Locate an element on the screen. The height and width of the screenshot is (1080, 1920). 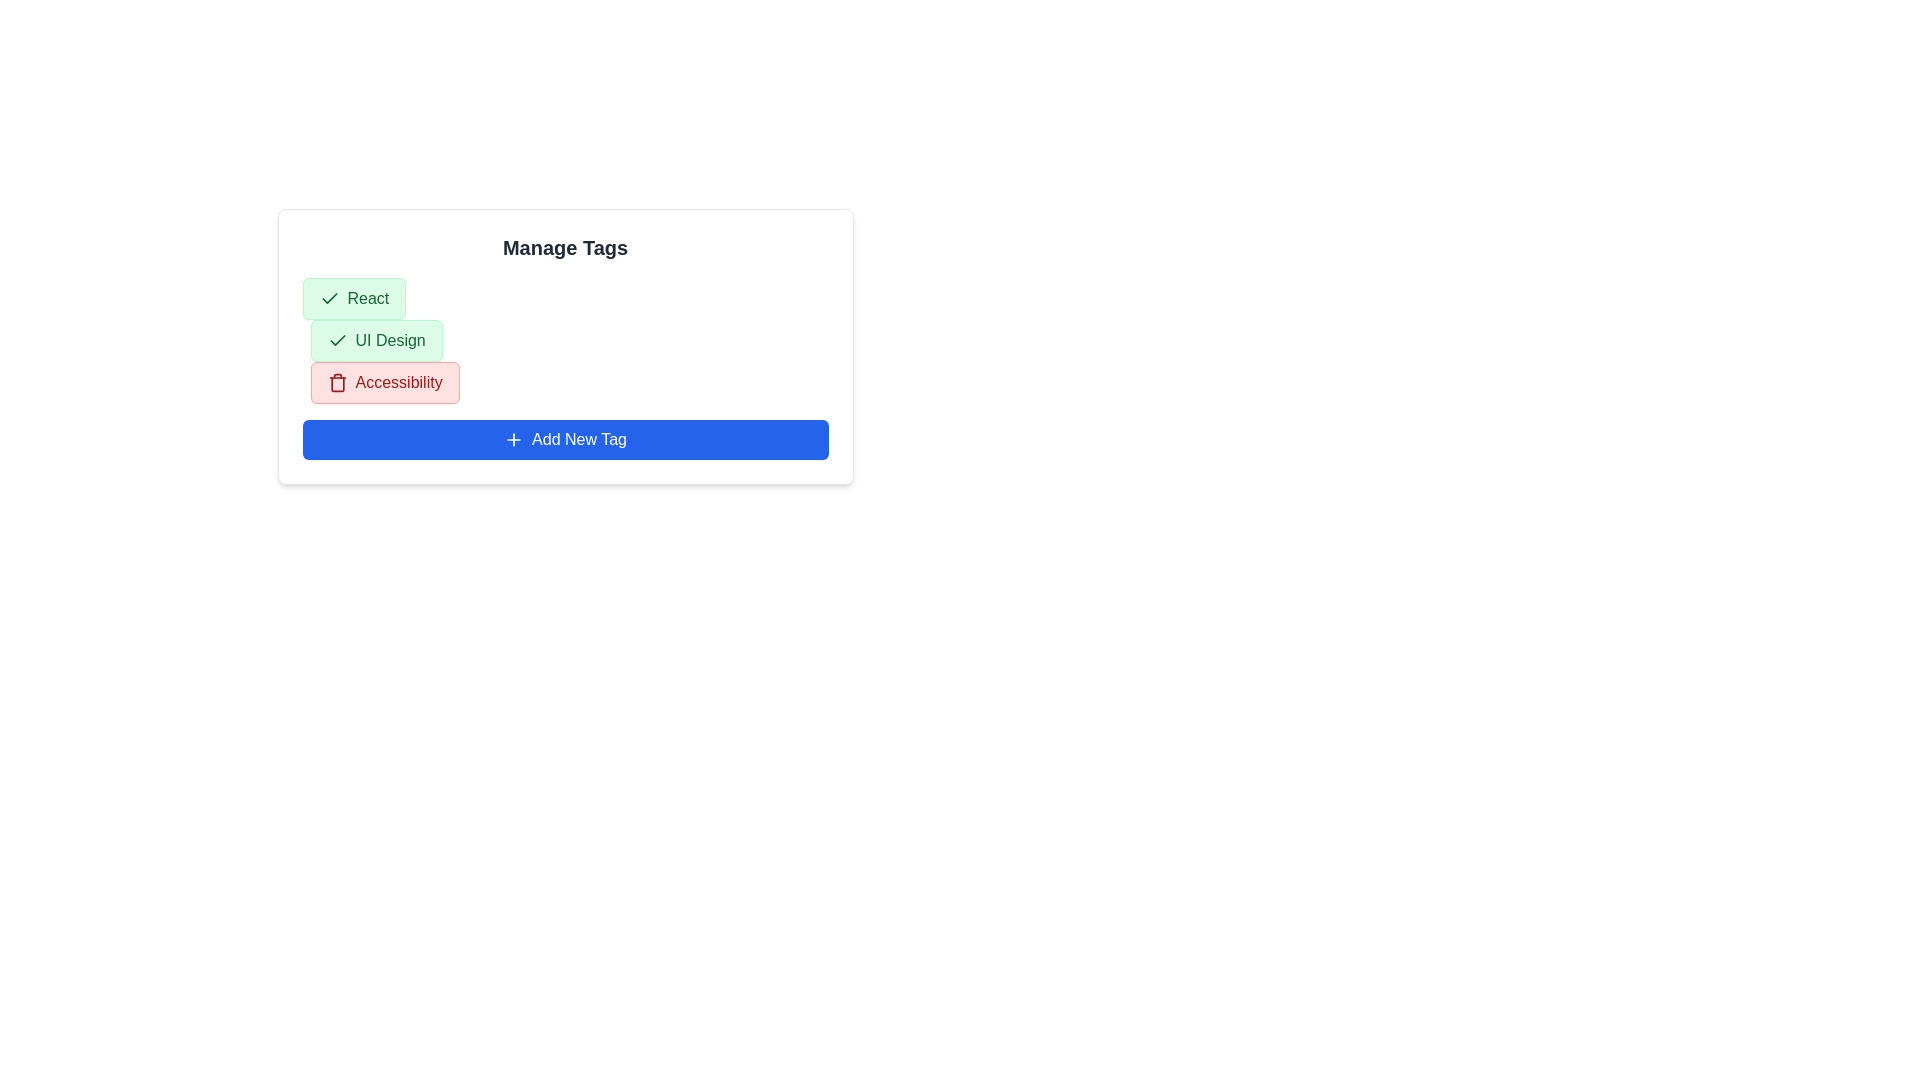
the red trash can icon within the 'Accessibility' button is located at coordinates (337, 382).